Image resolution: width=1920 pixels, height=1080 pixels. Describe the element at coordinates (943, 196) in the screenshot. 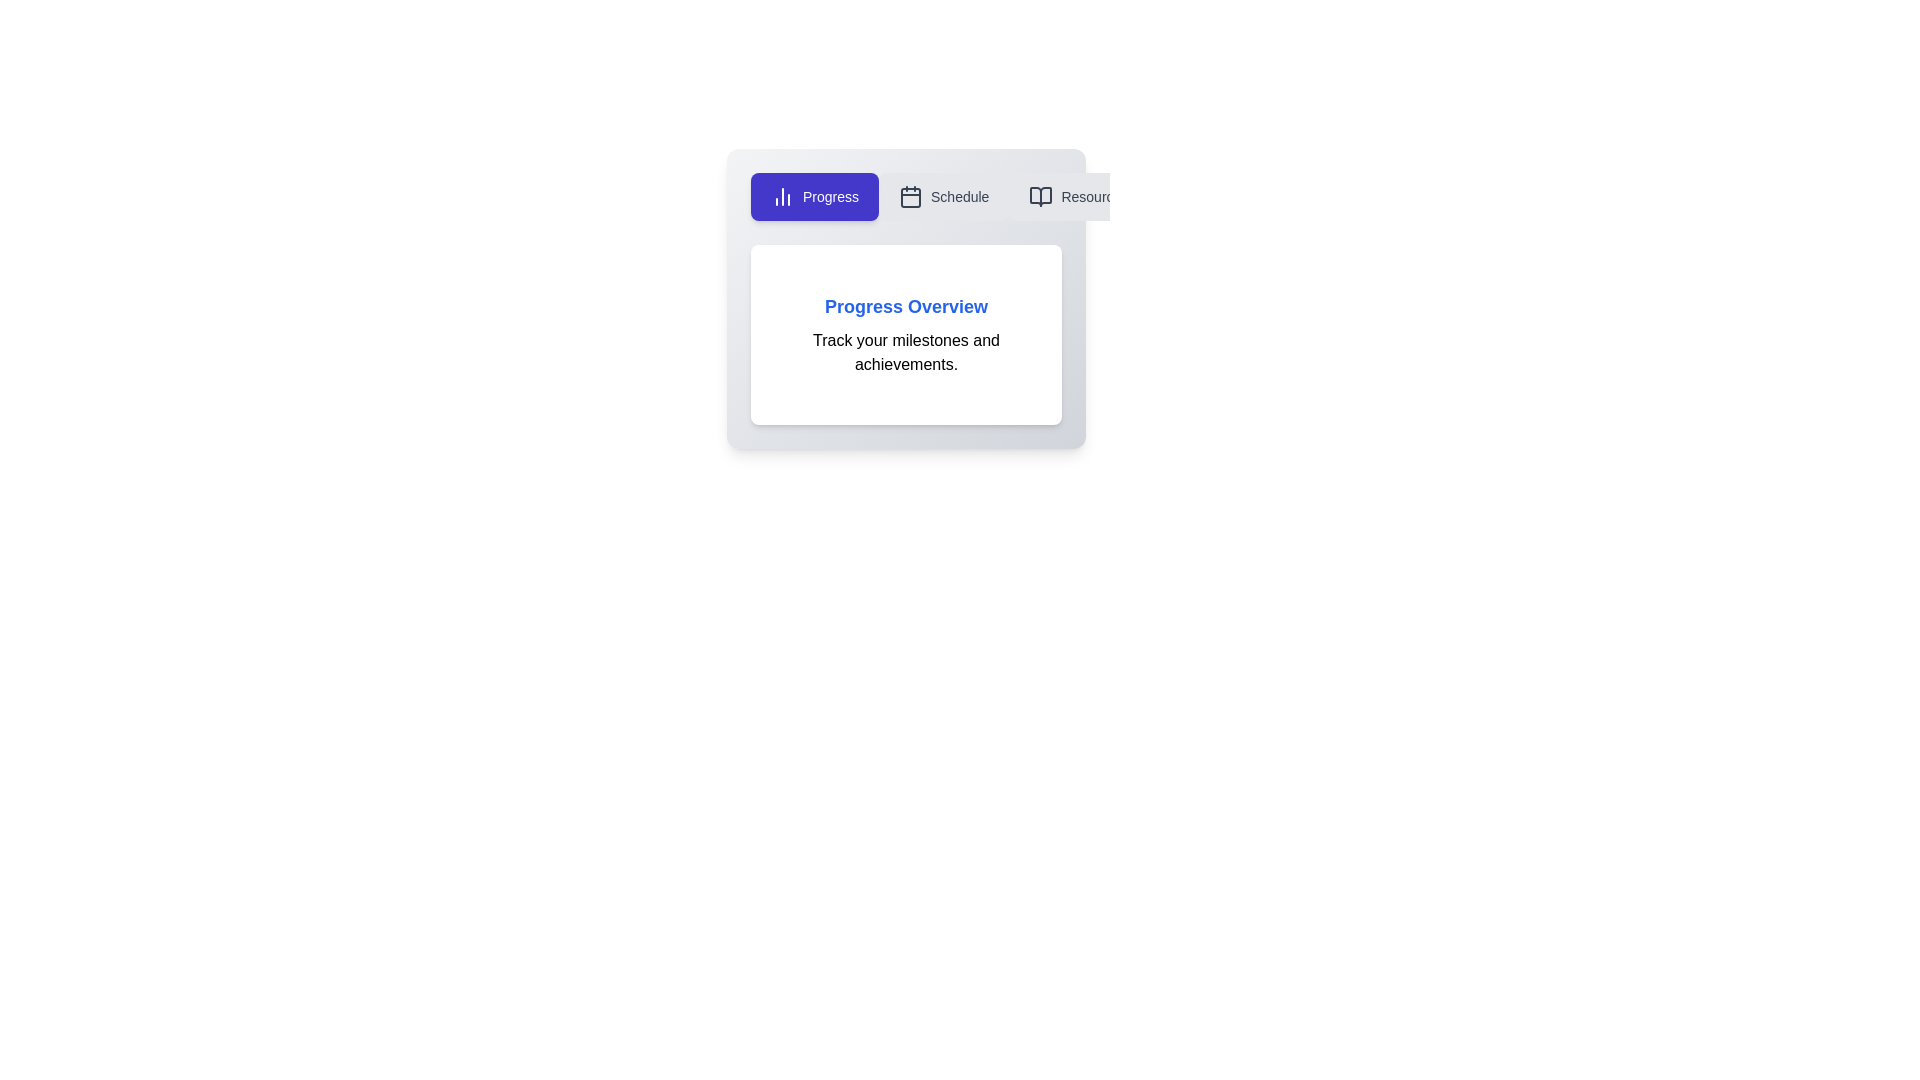

I see `the tab button labeled 'Schedule' to observe its hover effect` at that location.